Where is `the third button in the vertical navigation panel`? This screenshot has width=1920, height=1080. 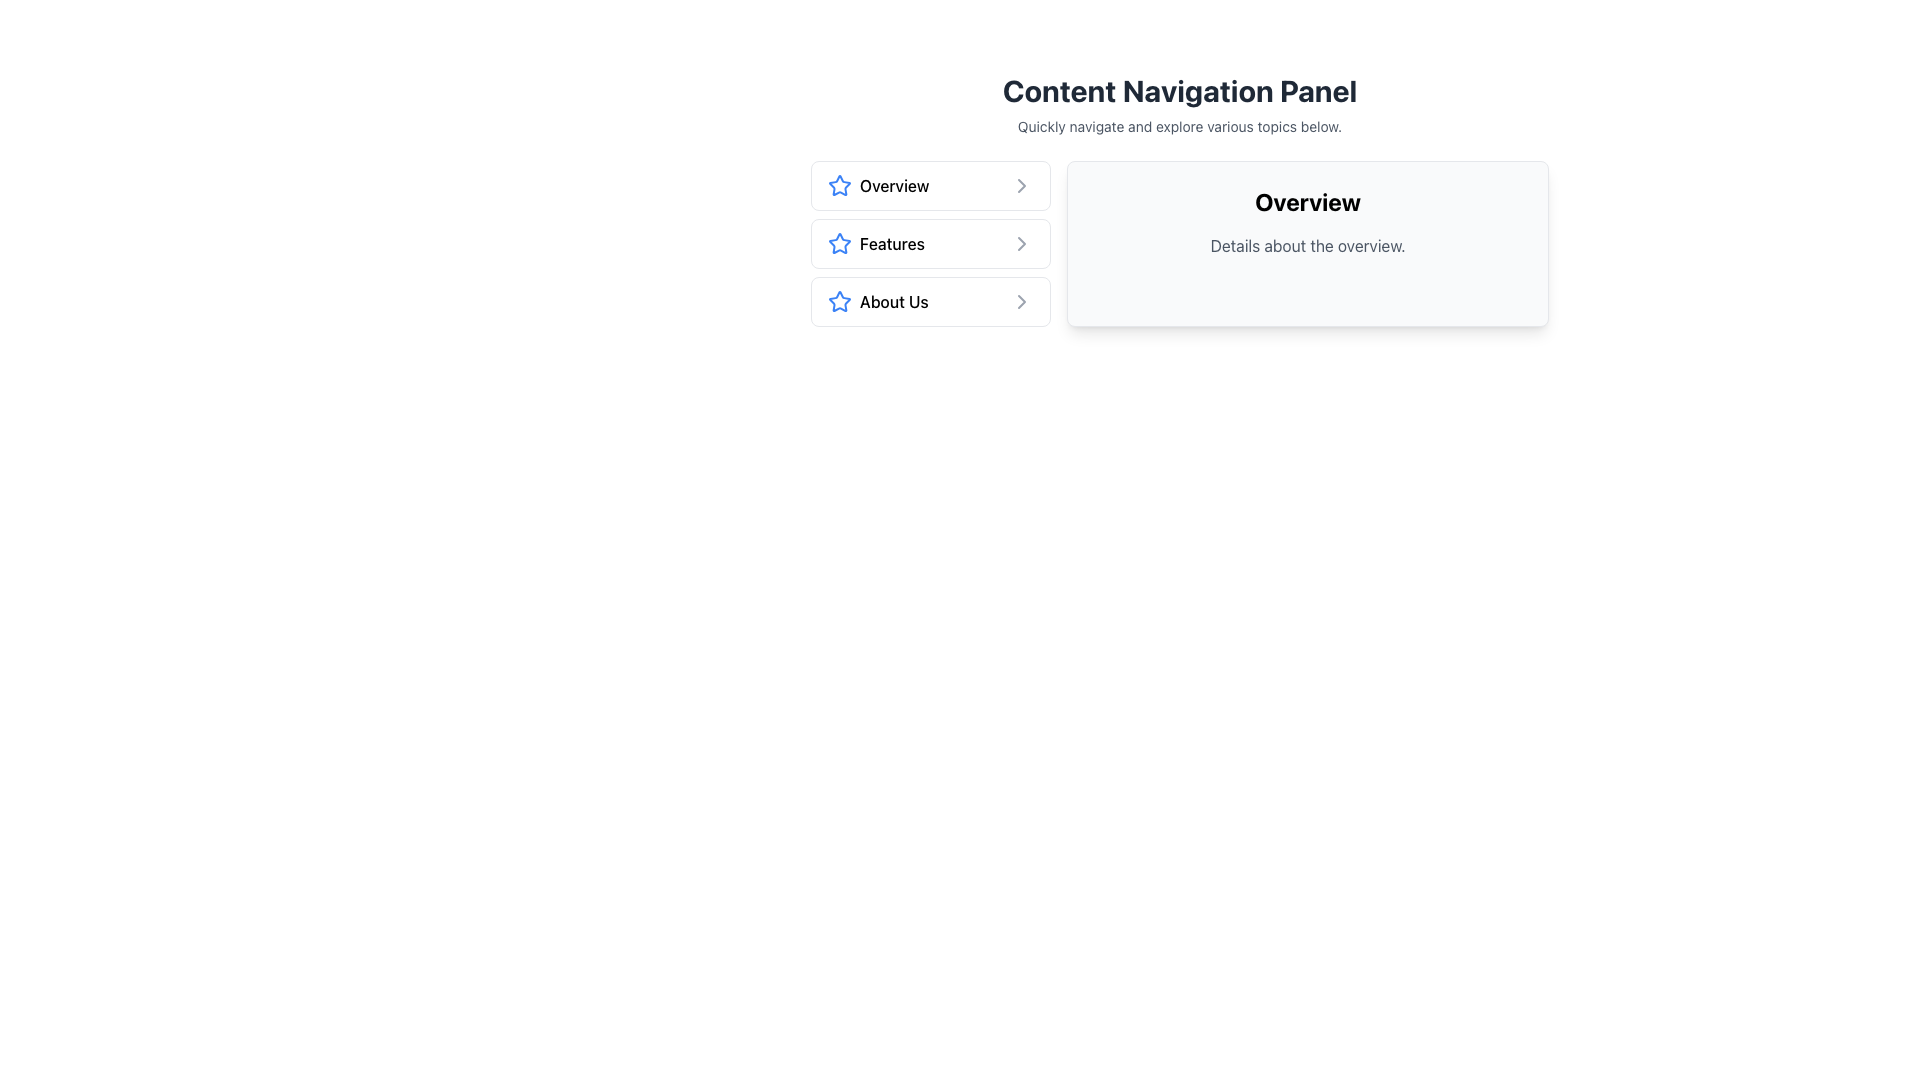
the third button in the vertical navigation panel is located at coordinates (930, 301).